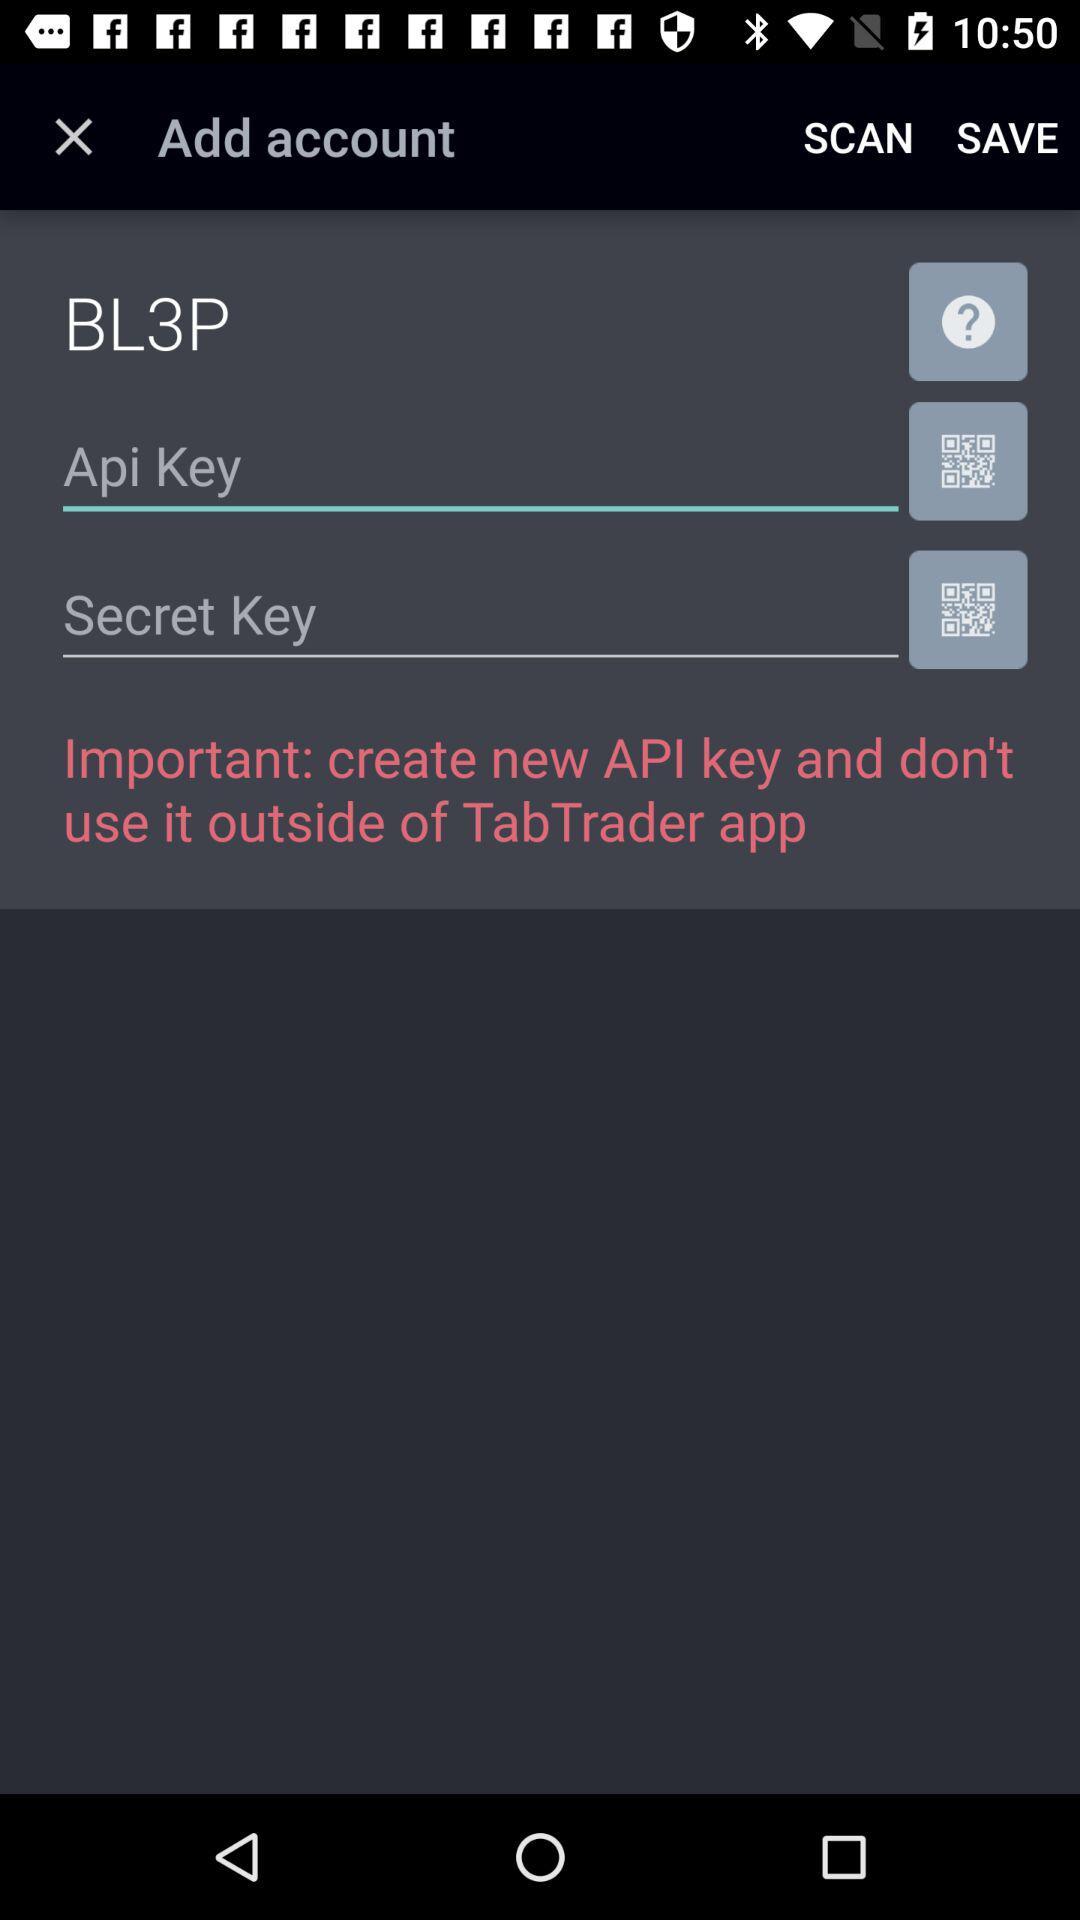 Image resolution: width=1080 pixels, height=1920 pixels. Describe the element at coordinates (1007, 135) in the screenshot. I see `the item to the right of the scan icon` at that location.